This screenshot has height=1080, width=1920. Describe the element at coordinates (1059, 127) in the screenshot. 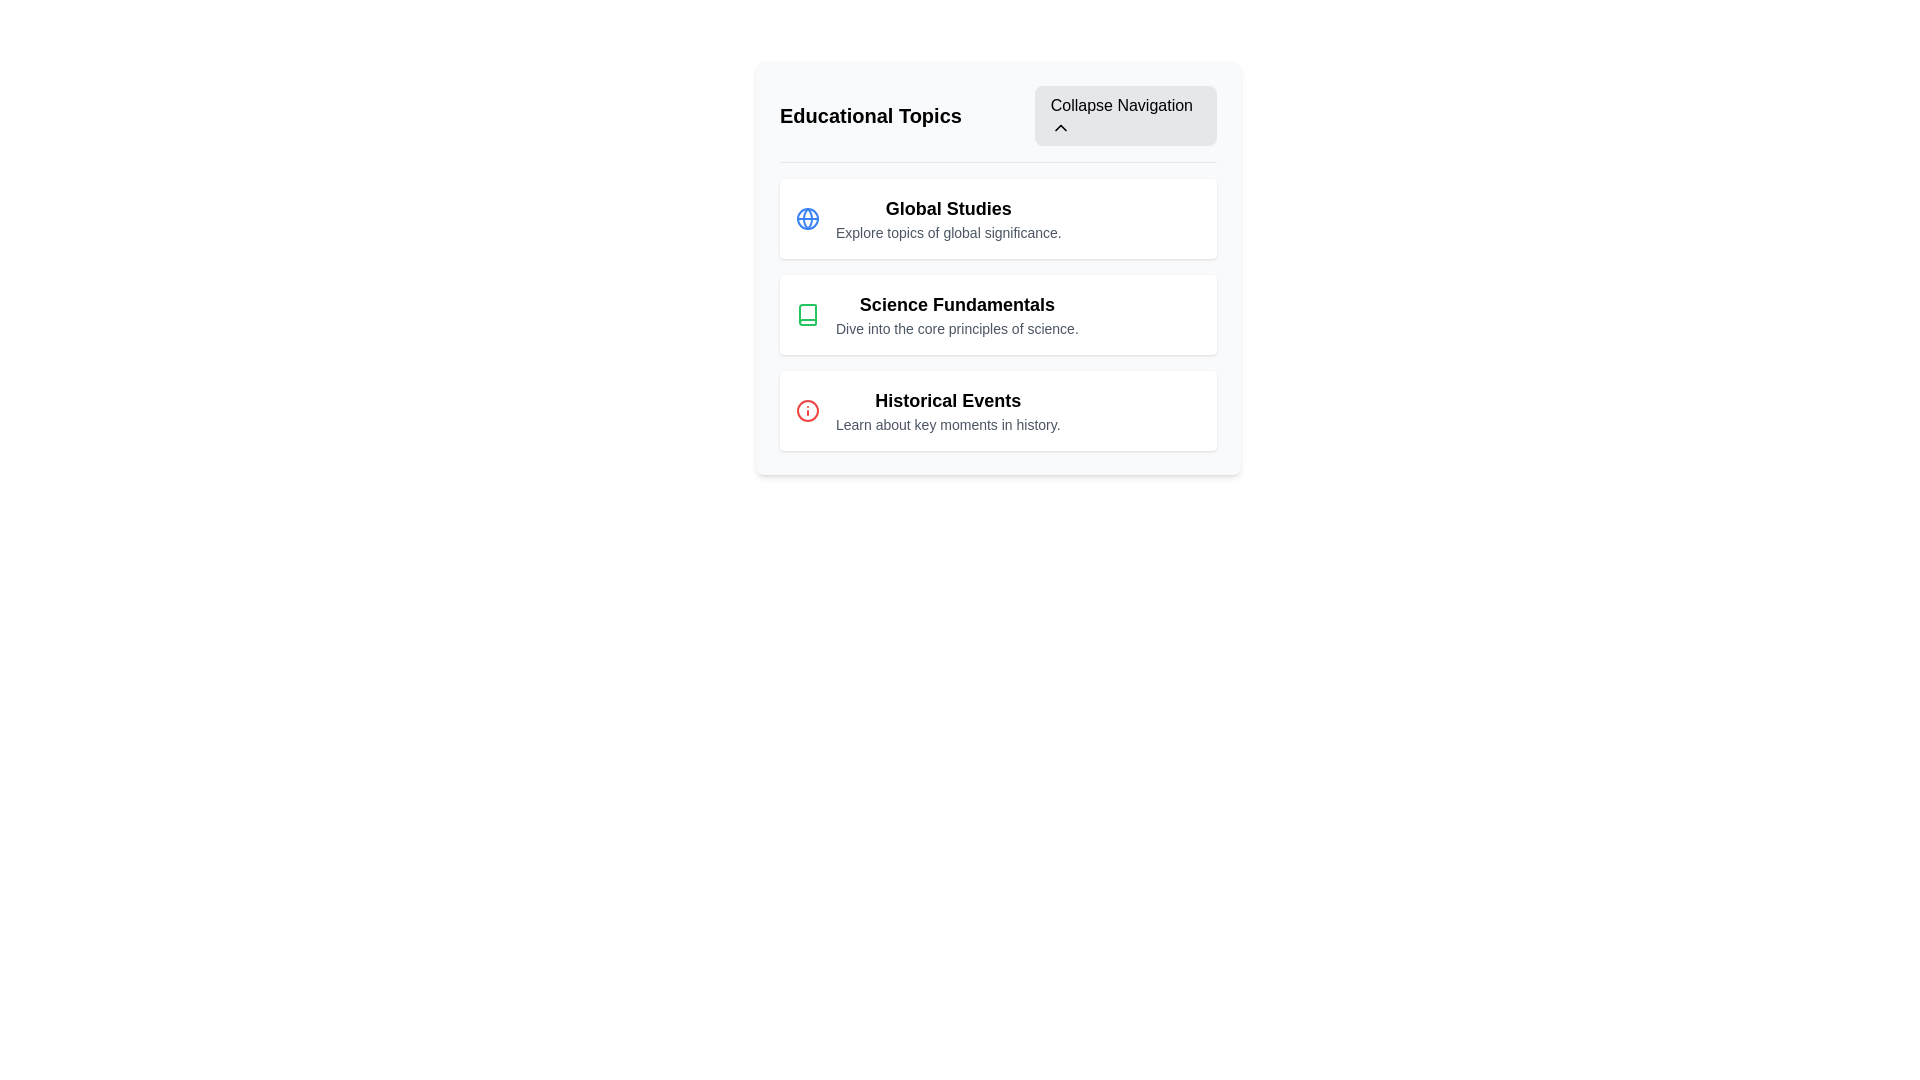

I see `the chevron-up icon within the 'Collapse Navigation' button located at the top right corner of the 'Educational Topics' card header` at that location.